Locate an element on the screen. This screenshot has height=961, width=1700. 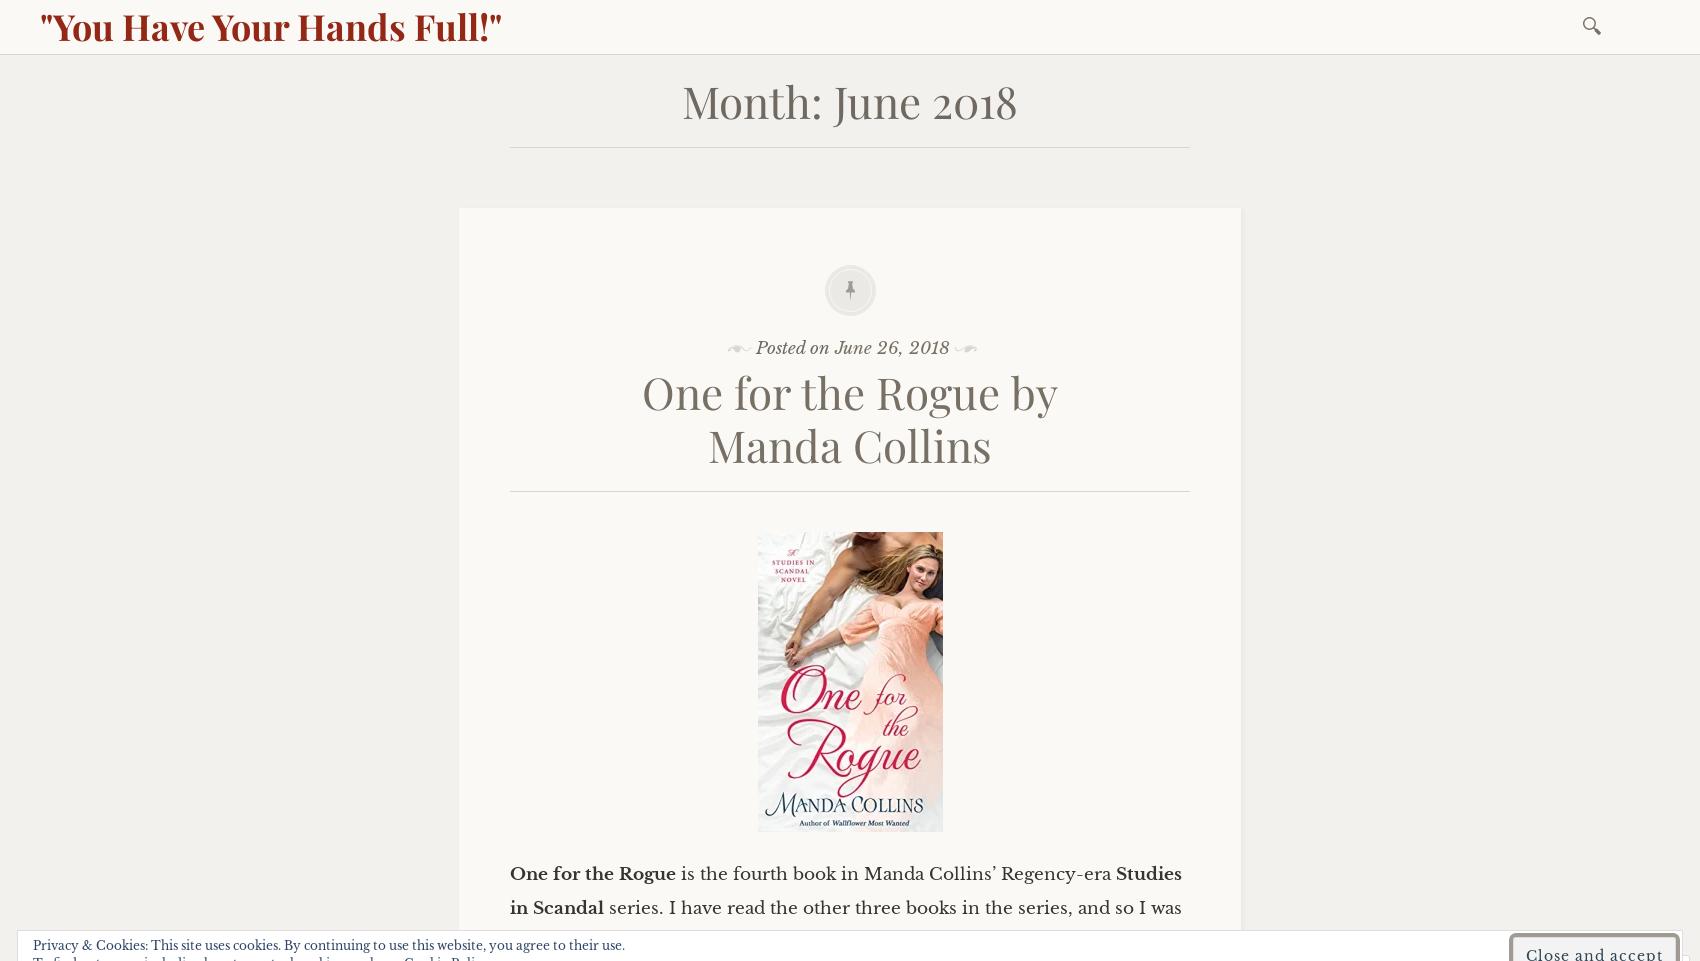
'One for the Rogue by Manda Collins' is located at coordinates (850, 416).